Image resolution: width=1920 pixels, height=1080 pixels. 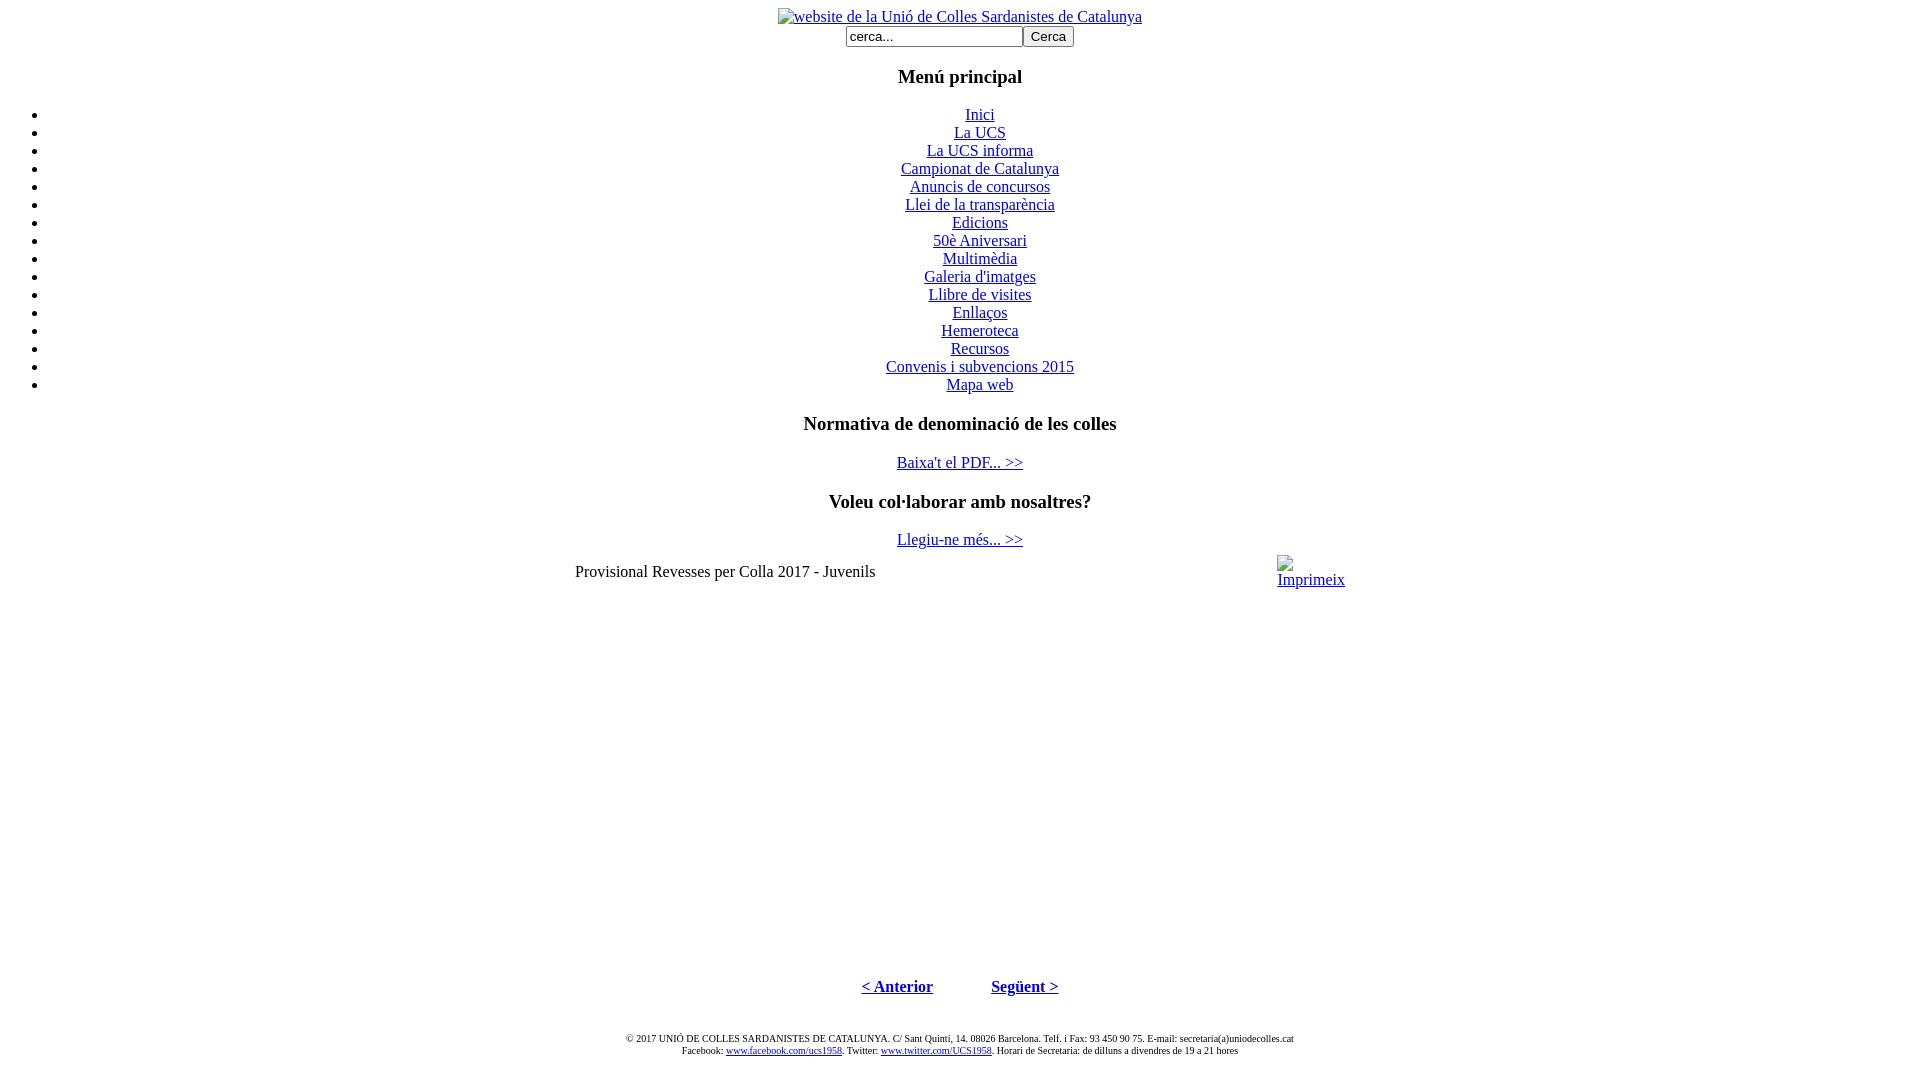 What do you see at coordinates (979, 366) in the screenshot?
I see `'Convenis i subvencions 2015'` at bounding box center [979, 366].